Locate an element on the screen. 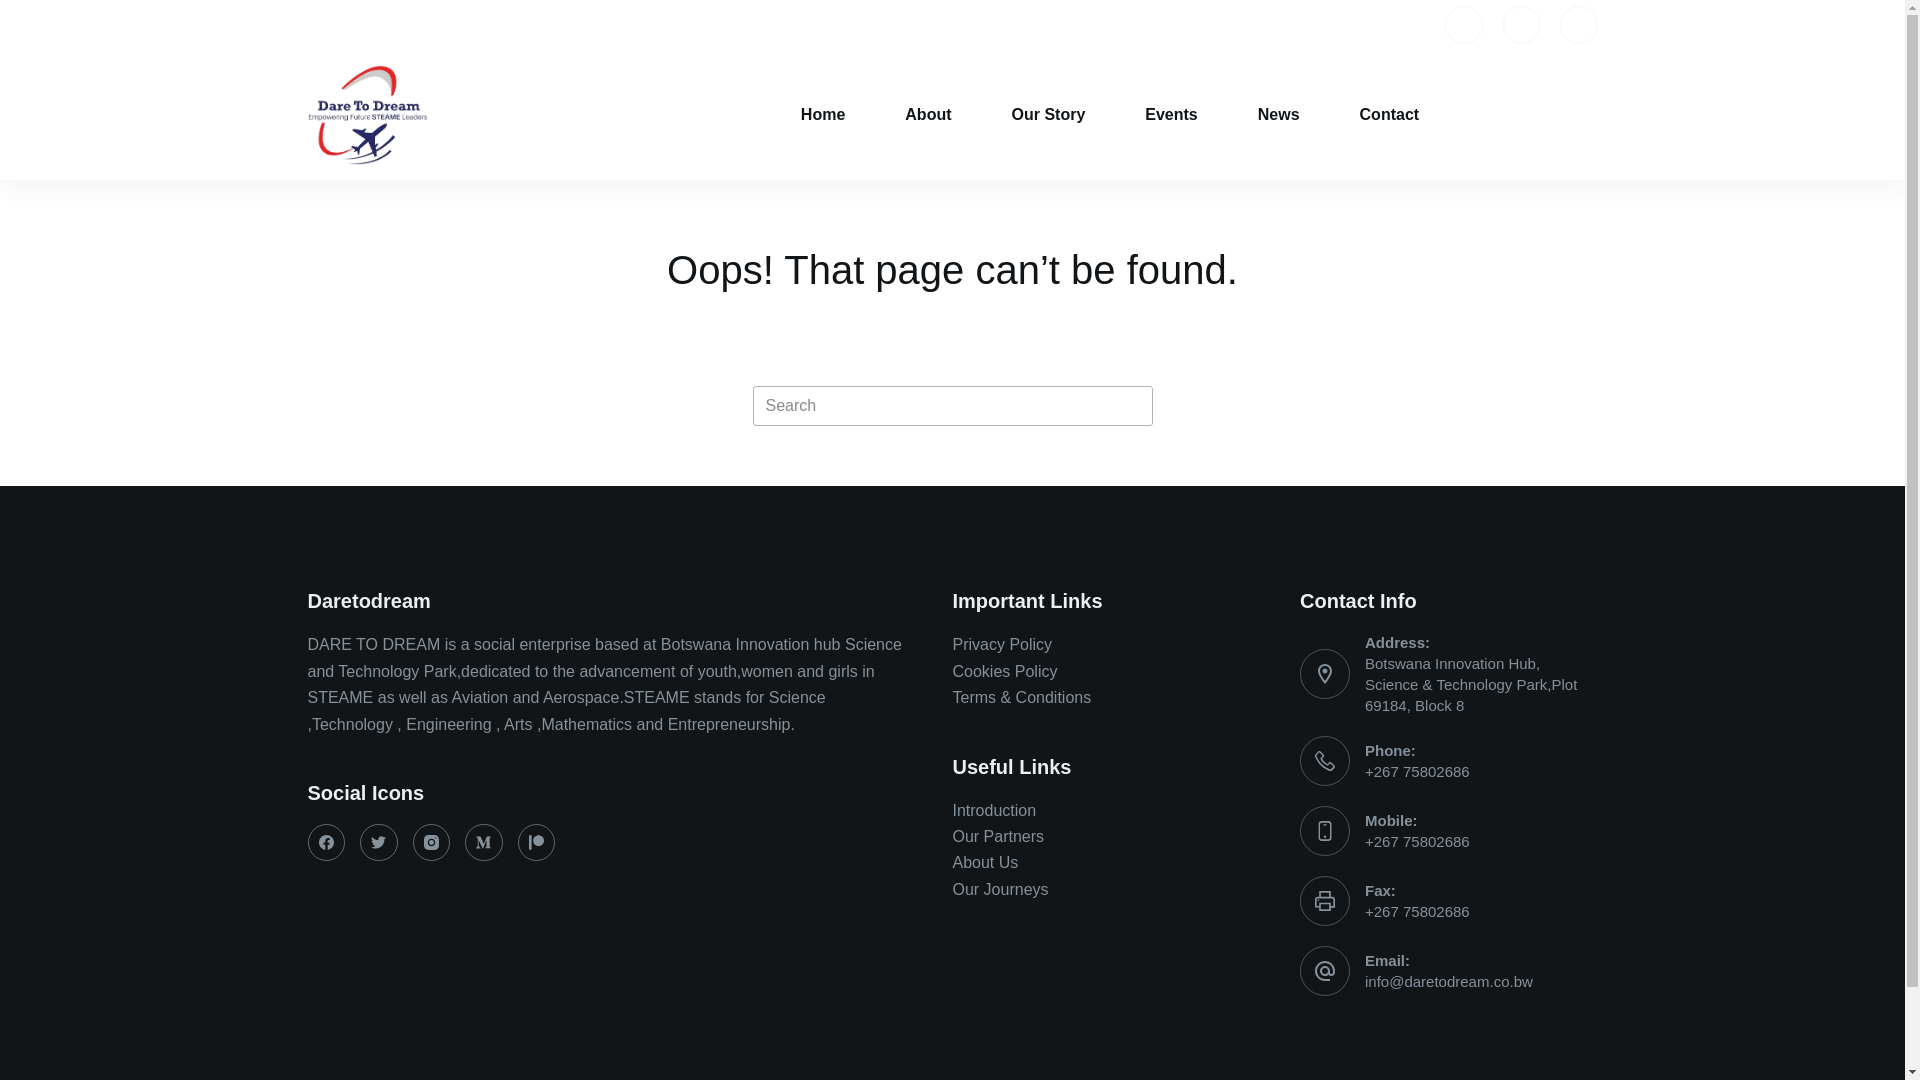 The width and height of the screenshot is (1920, 1080). 'Terms & Conditions' is located at coordinates (1021, 696).